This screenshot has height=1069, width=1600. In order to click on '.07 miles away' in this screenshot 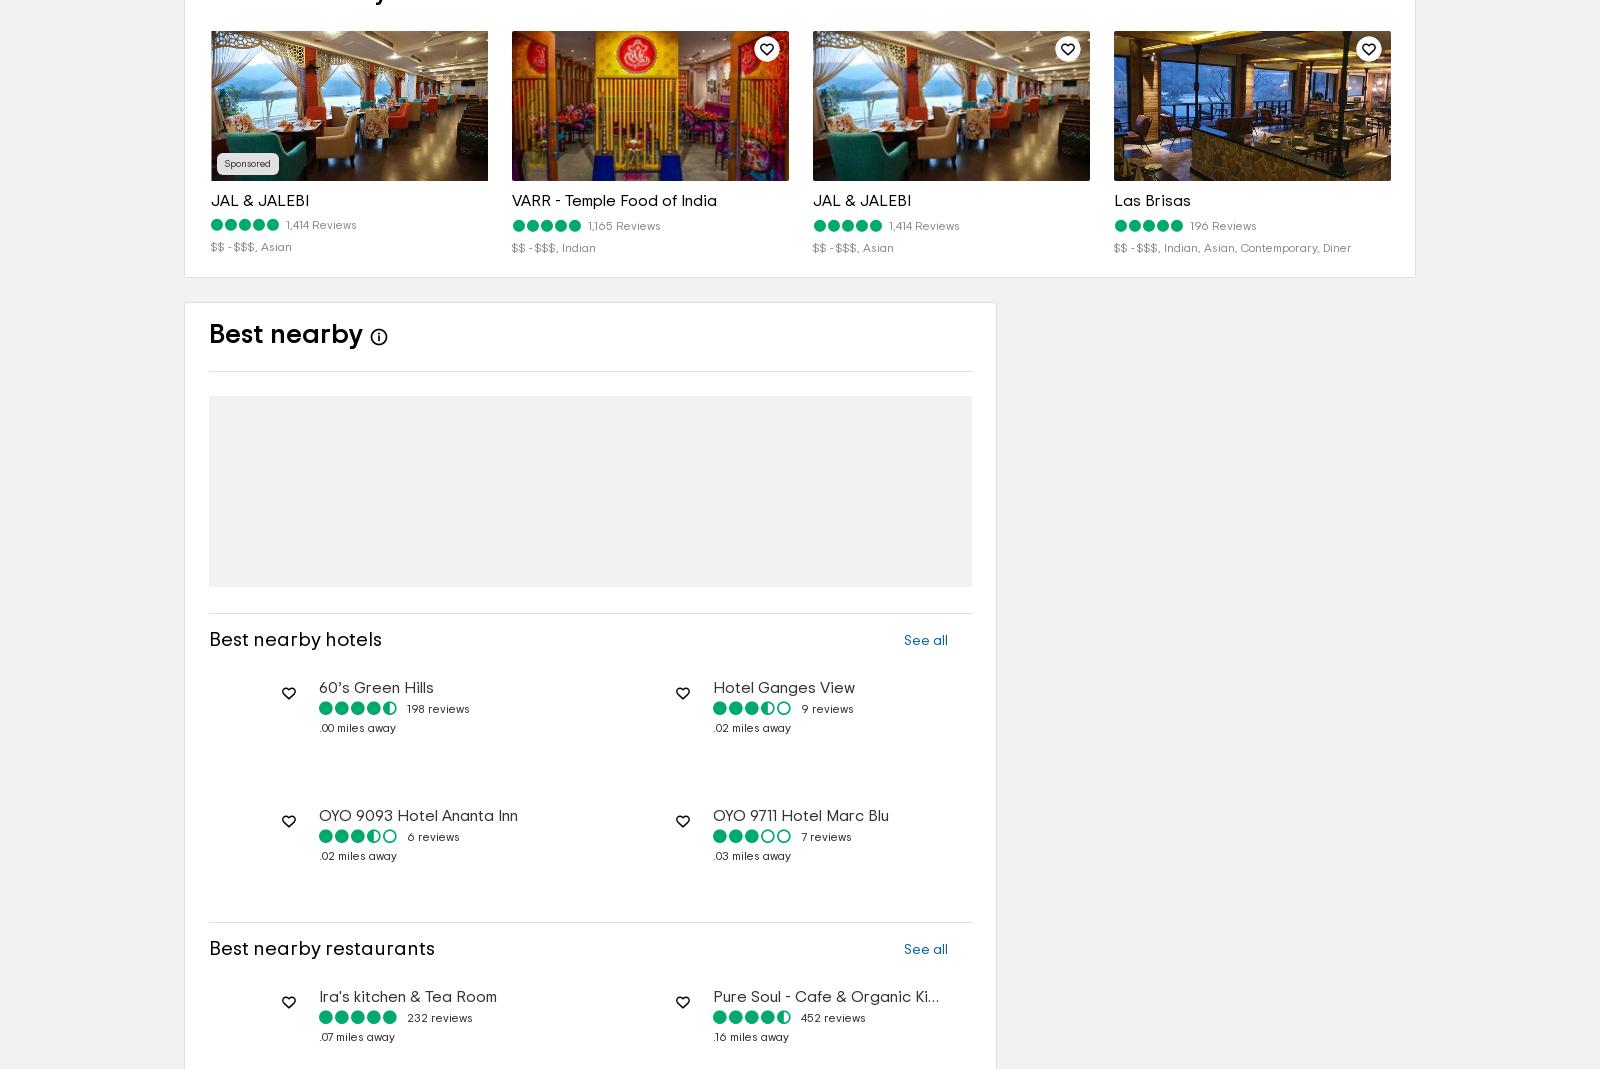, I will do `click(356, 1037)`.